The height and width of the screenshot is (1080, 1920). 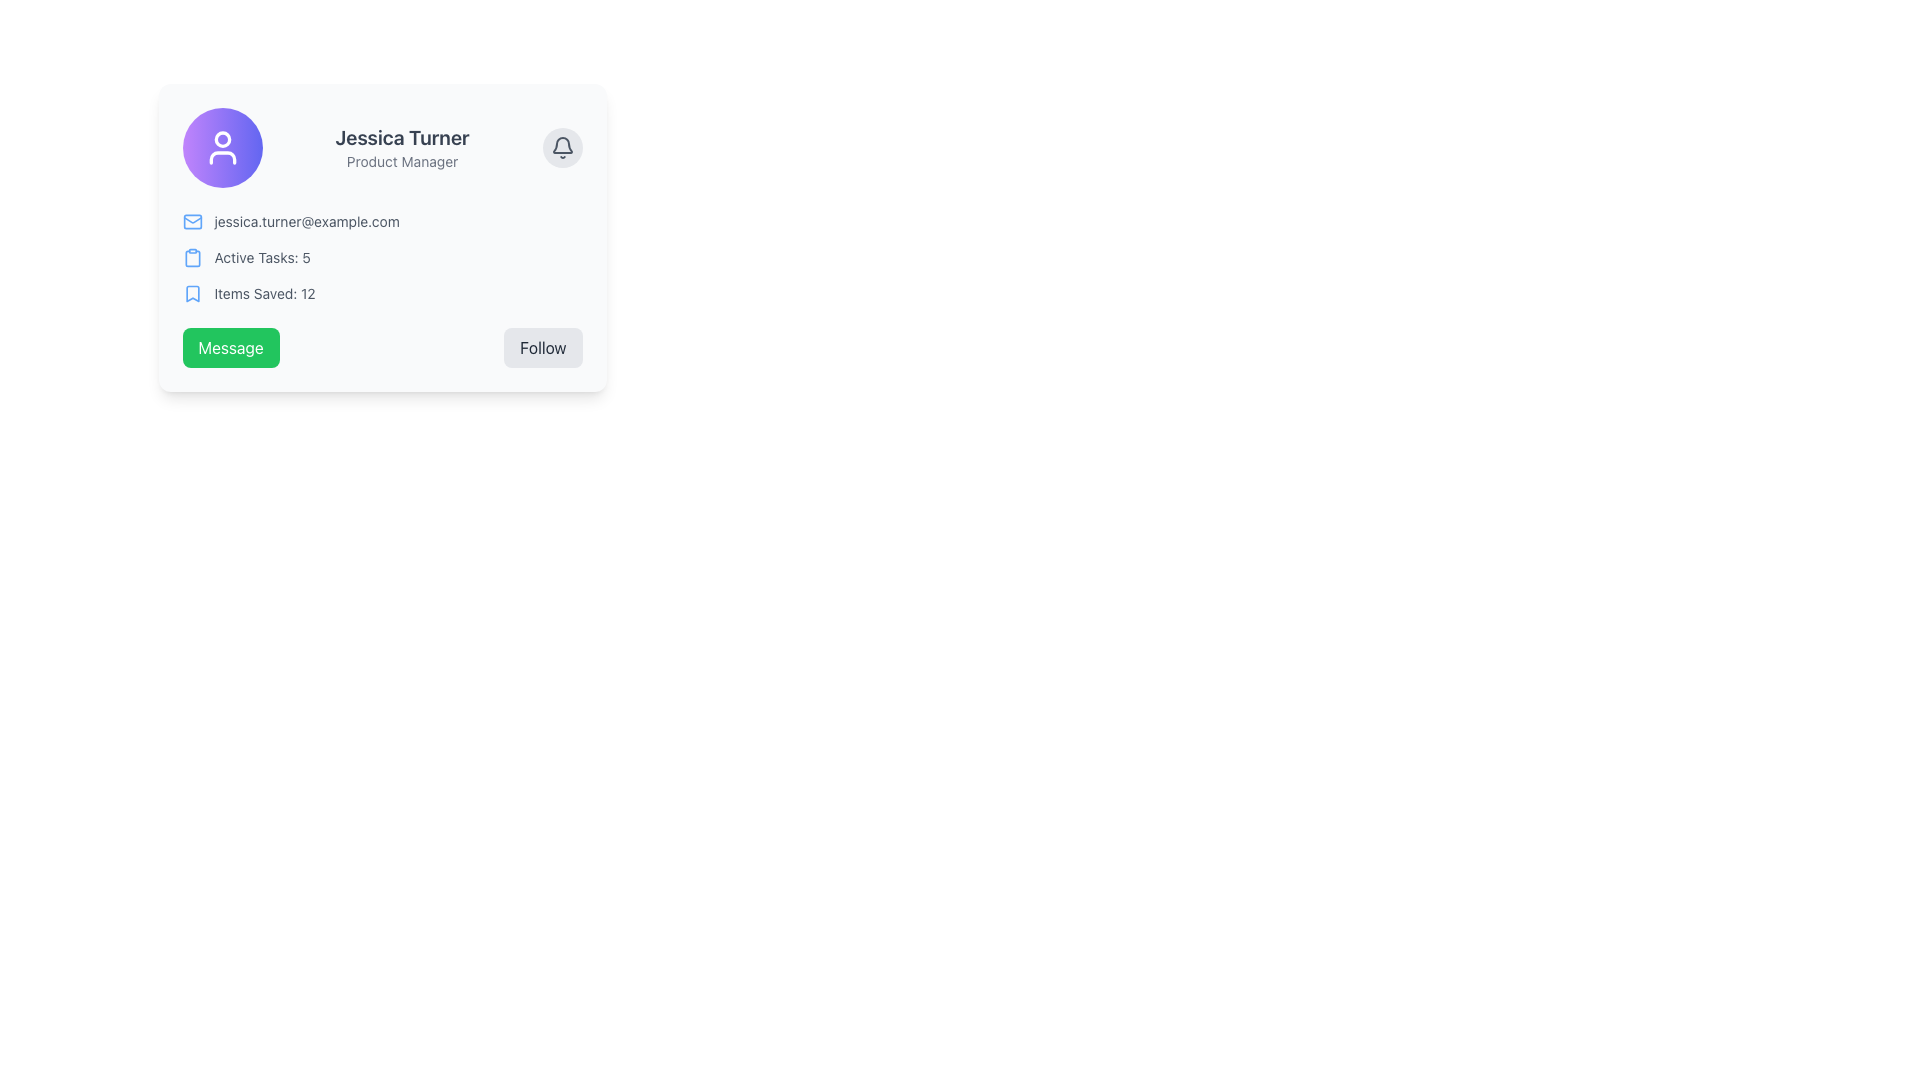 I want to click on the text label that displays the active task count, positioned centrally in the card layout, below the email address and above 'Items Saved: 12', so click(x=261, y=257).